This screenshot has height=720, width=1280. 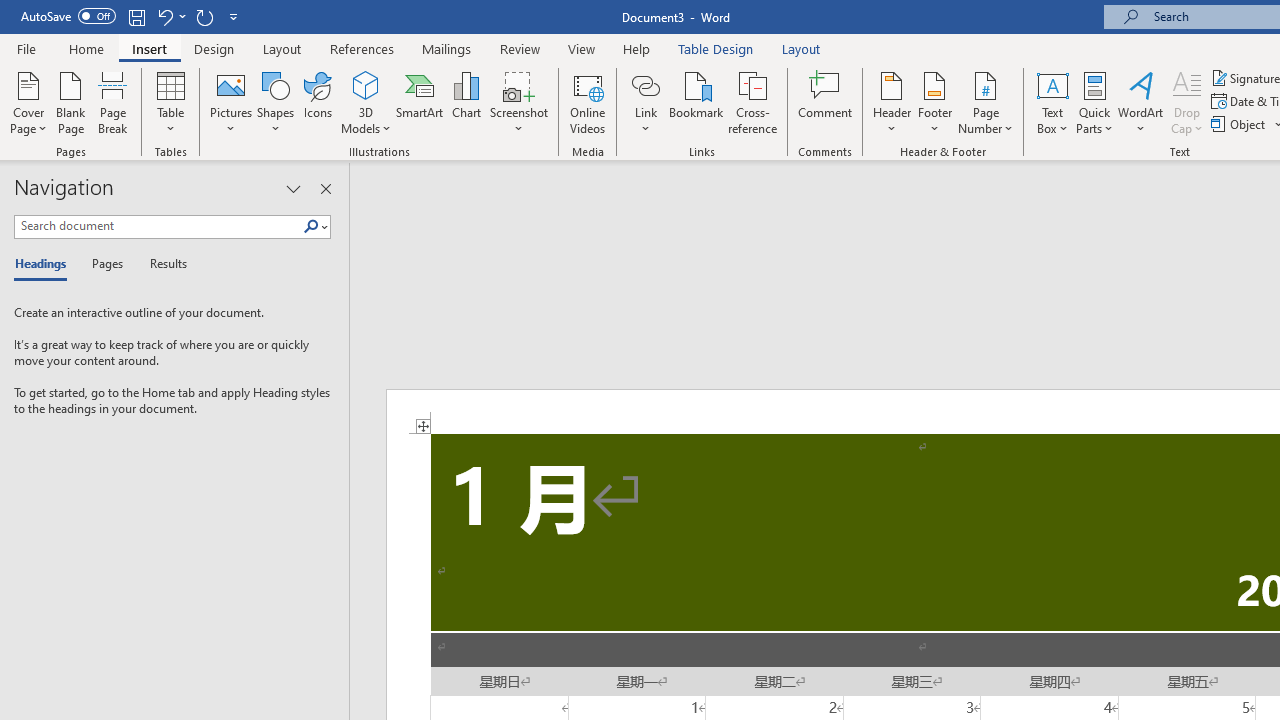 What do you see at coordinates (751, 103) in the screenshot?
I see `'Cross-reference...'` at bounding box center [751, 103].